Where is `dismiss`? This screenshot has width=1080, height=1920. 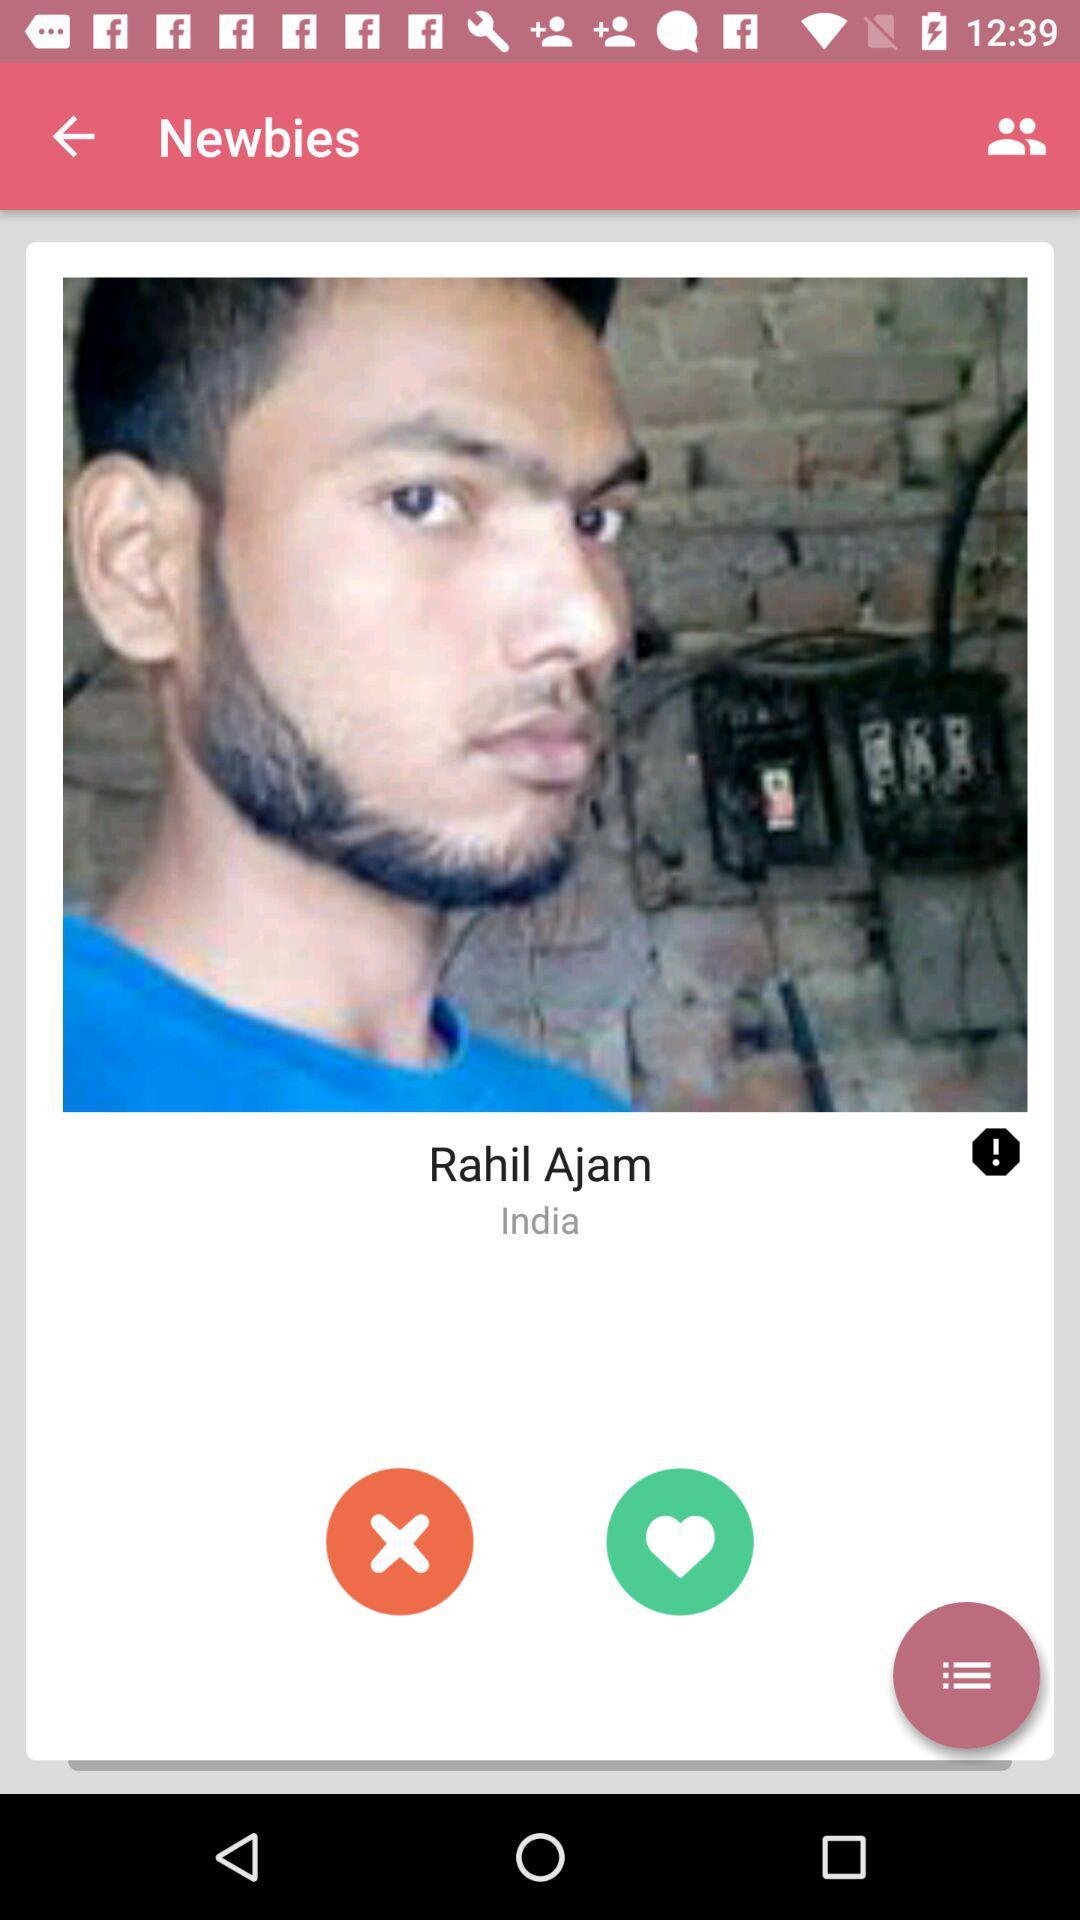
dismiss is located at coordinates (400, 1540).